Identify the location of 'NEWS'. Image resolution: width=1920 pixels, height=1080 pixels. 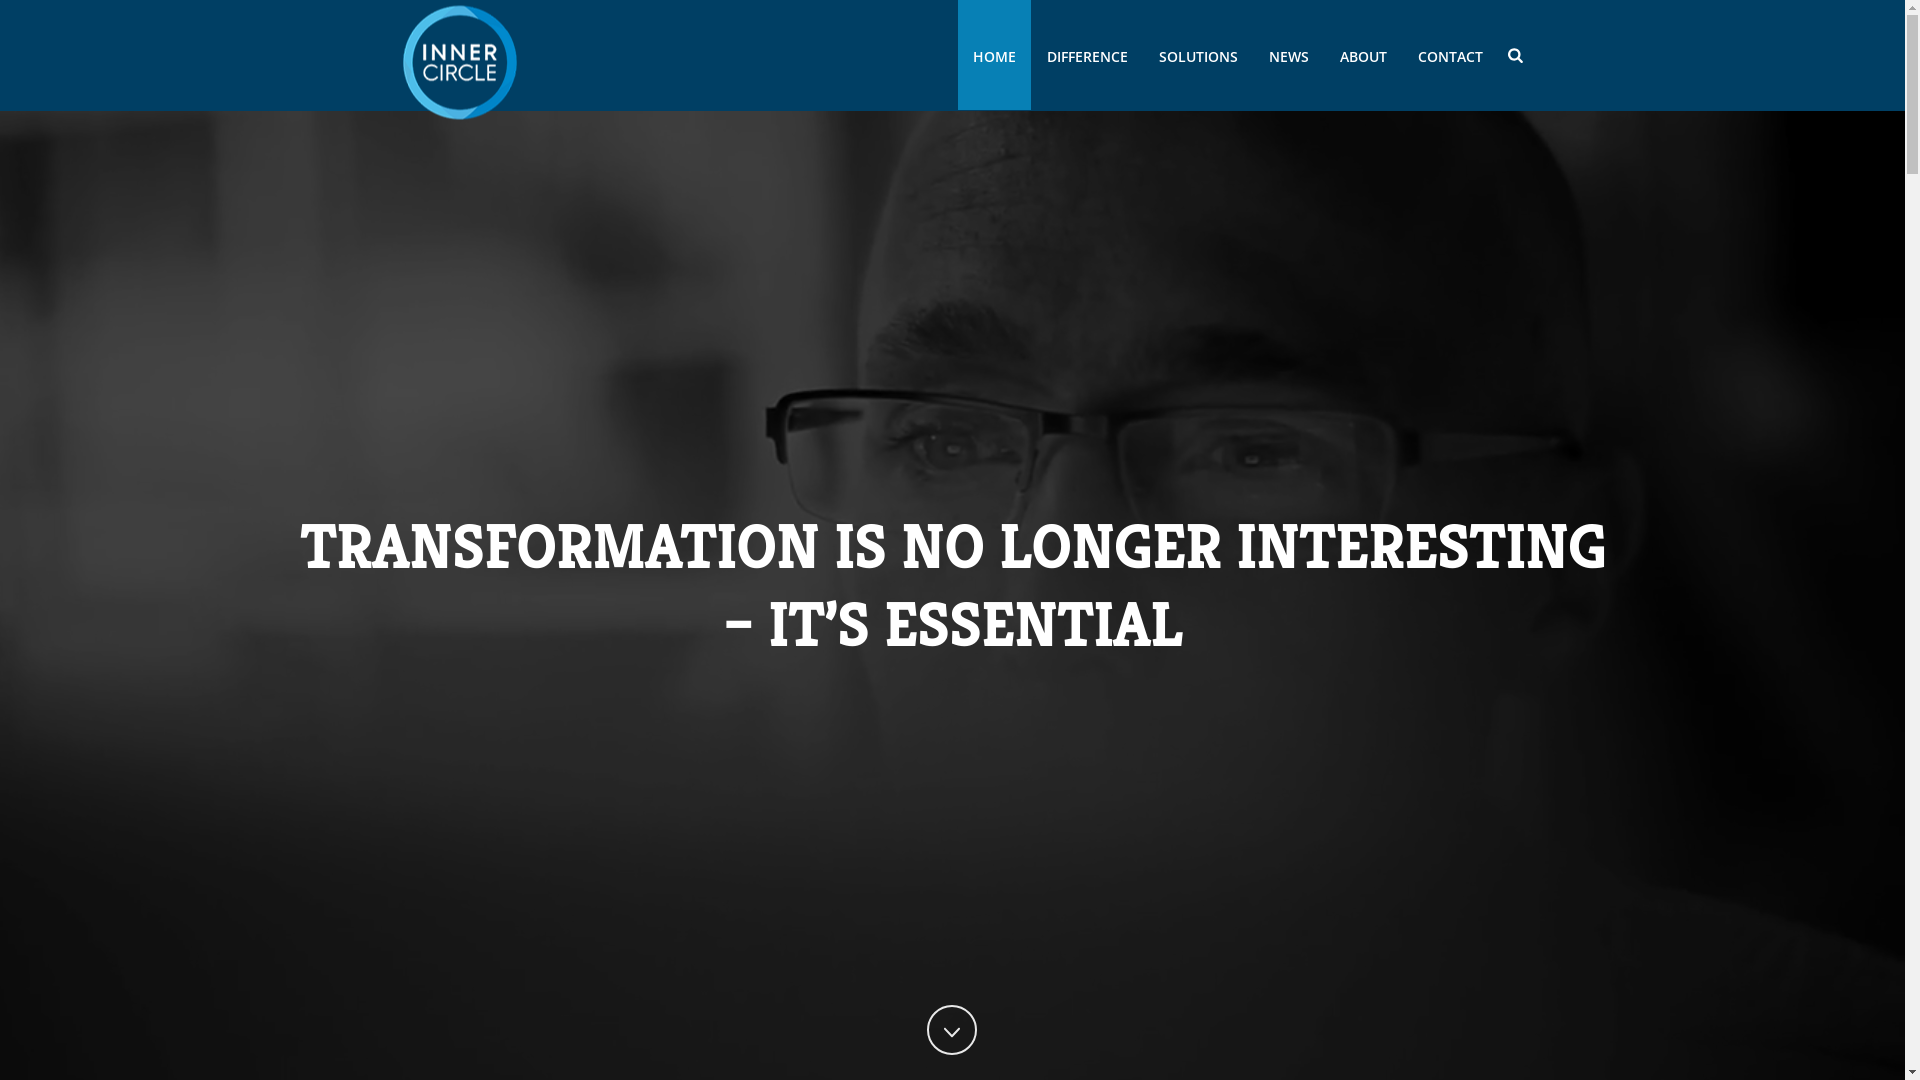
(1289, 53).